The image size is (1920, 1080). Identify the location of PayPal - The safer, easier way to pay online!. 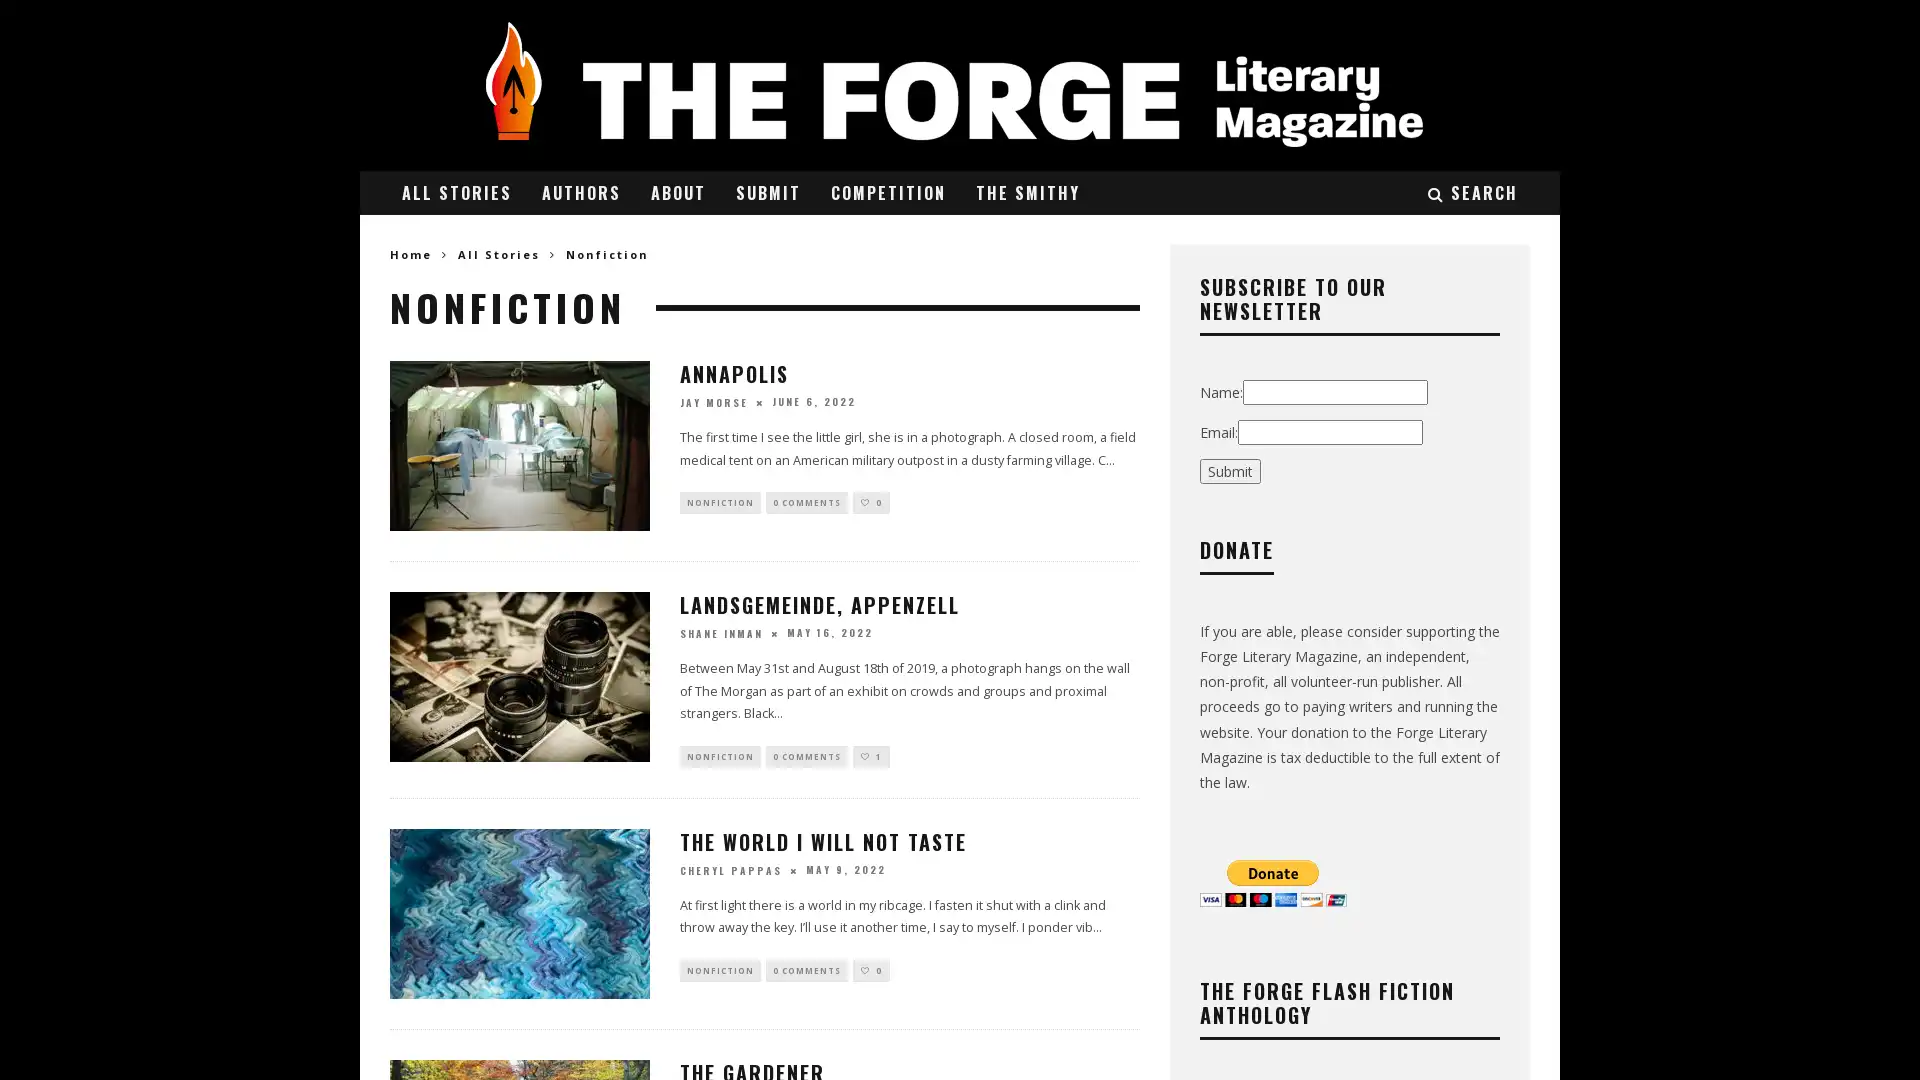
(1272, 881).